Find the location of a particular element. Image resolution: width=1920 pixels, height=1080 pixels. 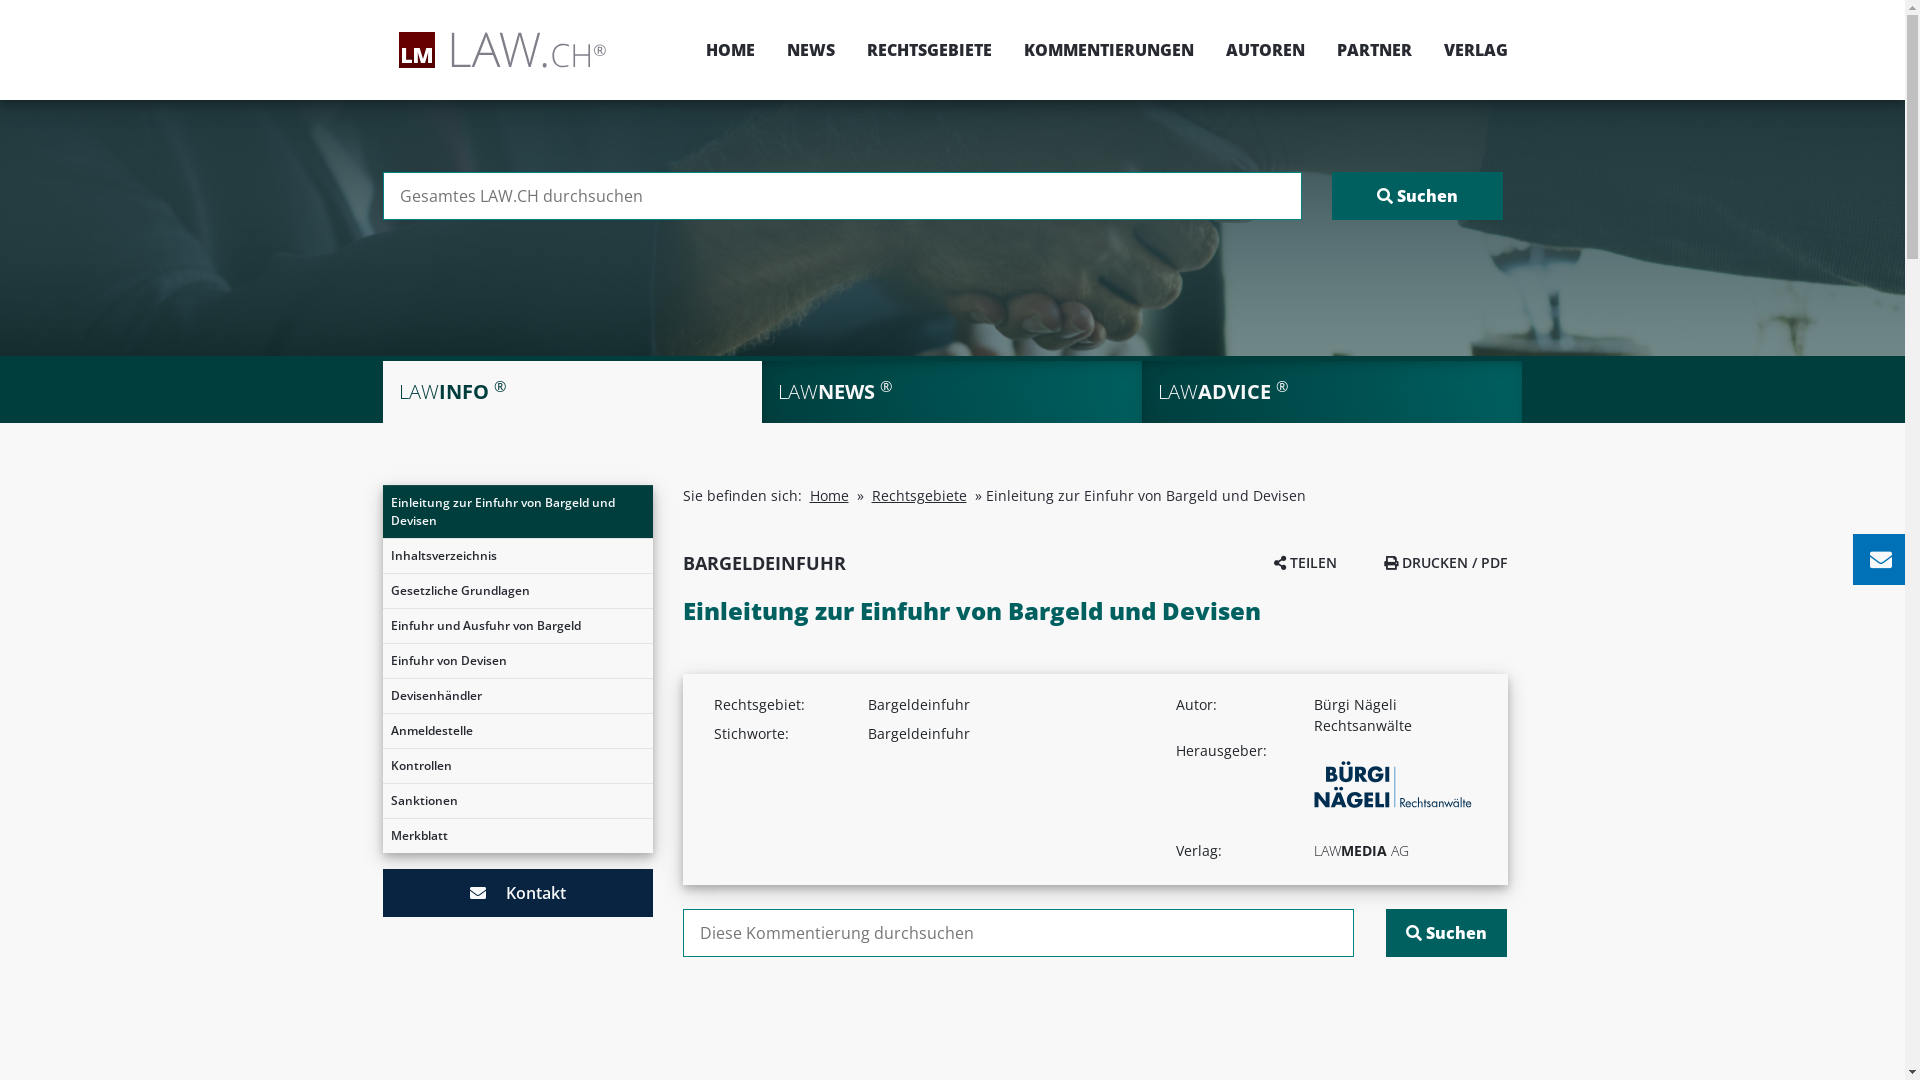

'VERLAG' is located at coordinates (1468, 49).